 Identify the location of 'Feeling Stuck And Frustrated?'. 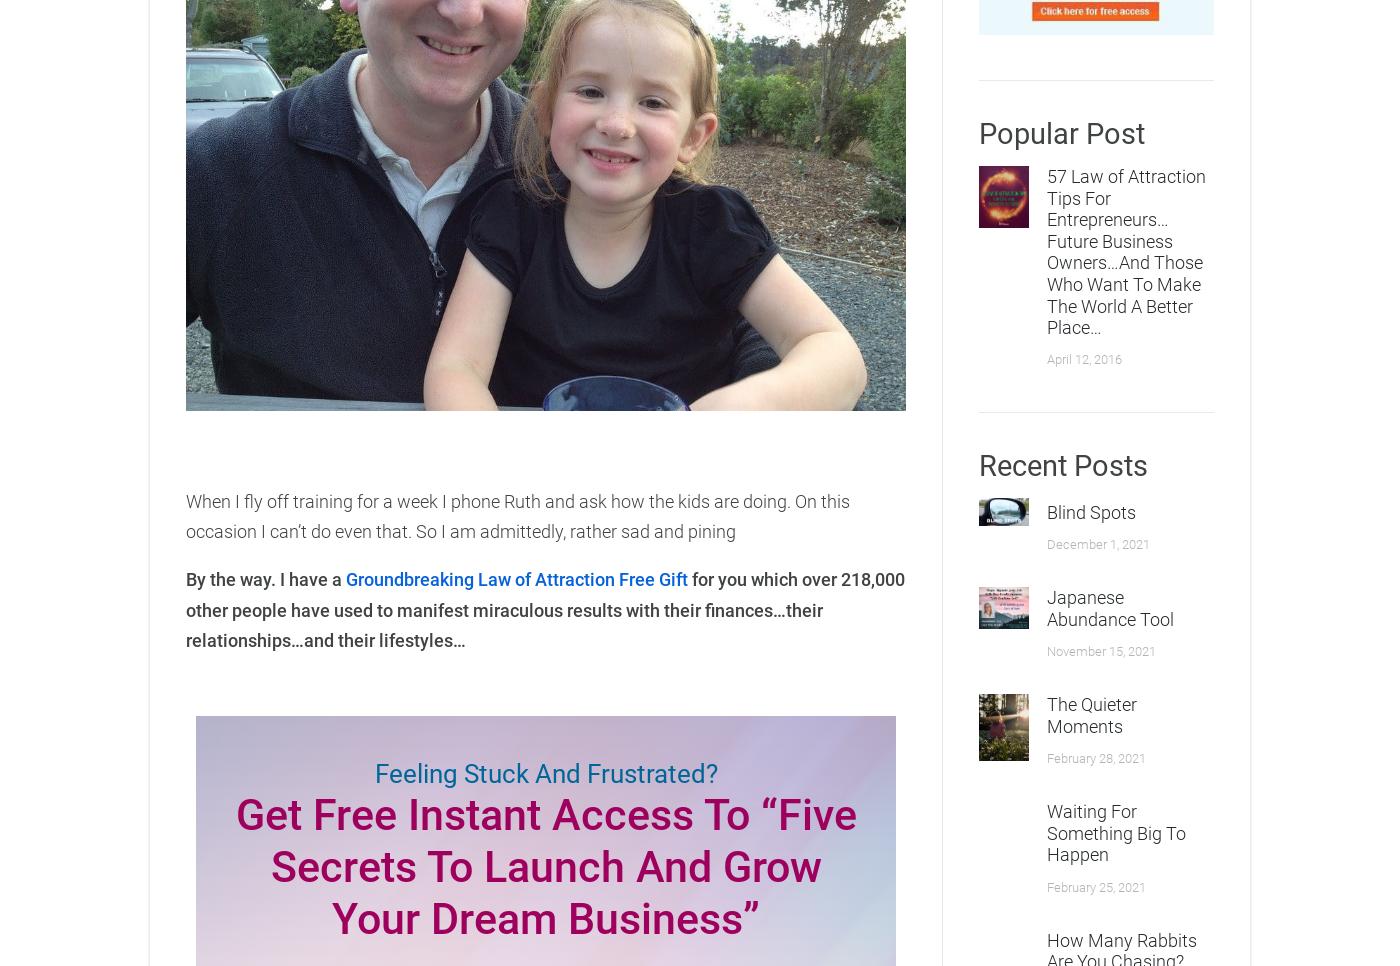
(545, 771).